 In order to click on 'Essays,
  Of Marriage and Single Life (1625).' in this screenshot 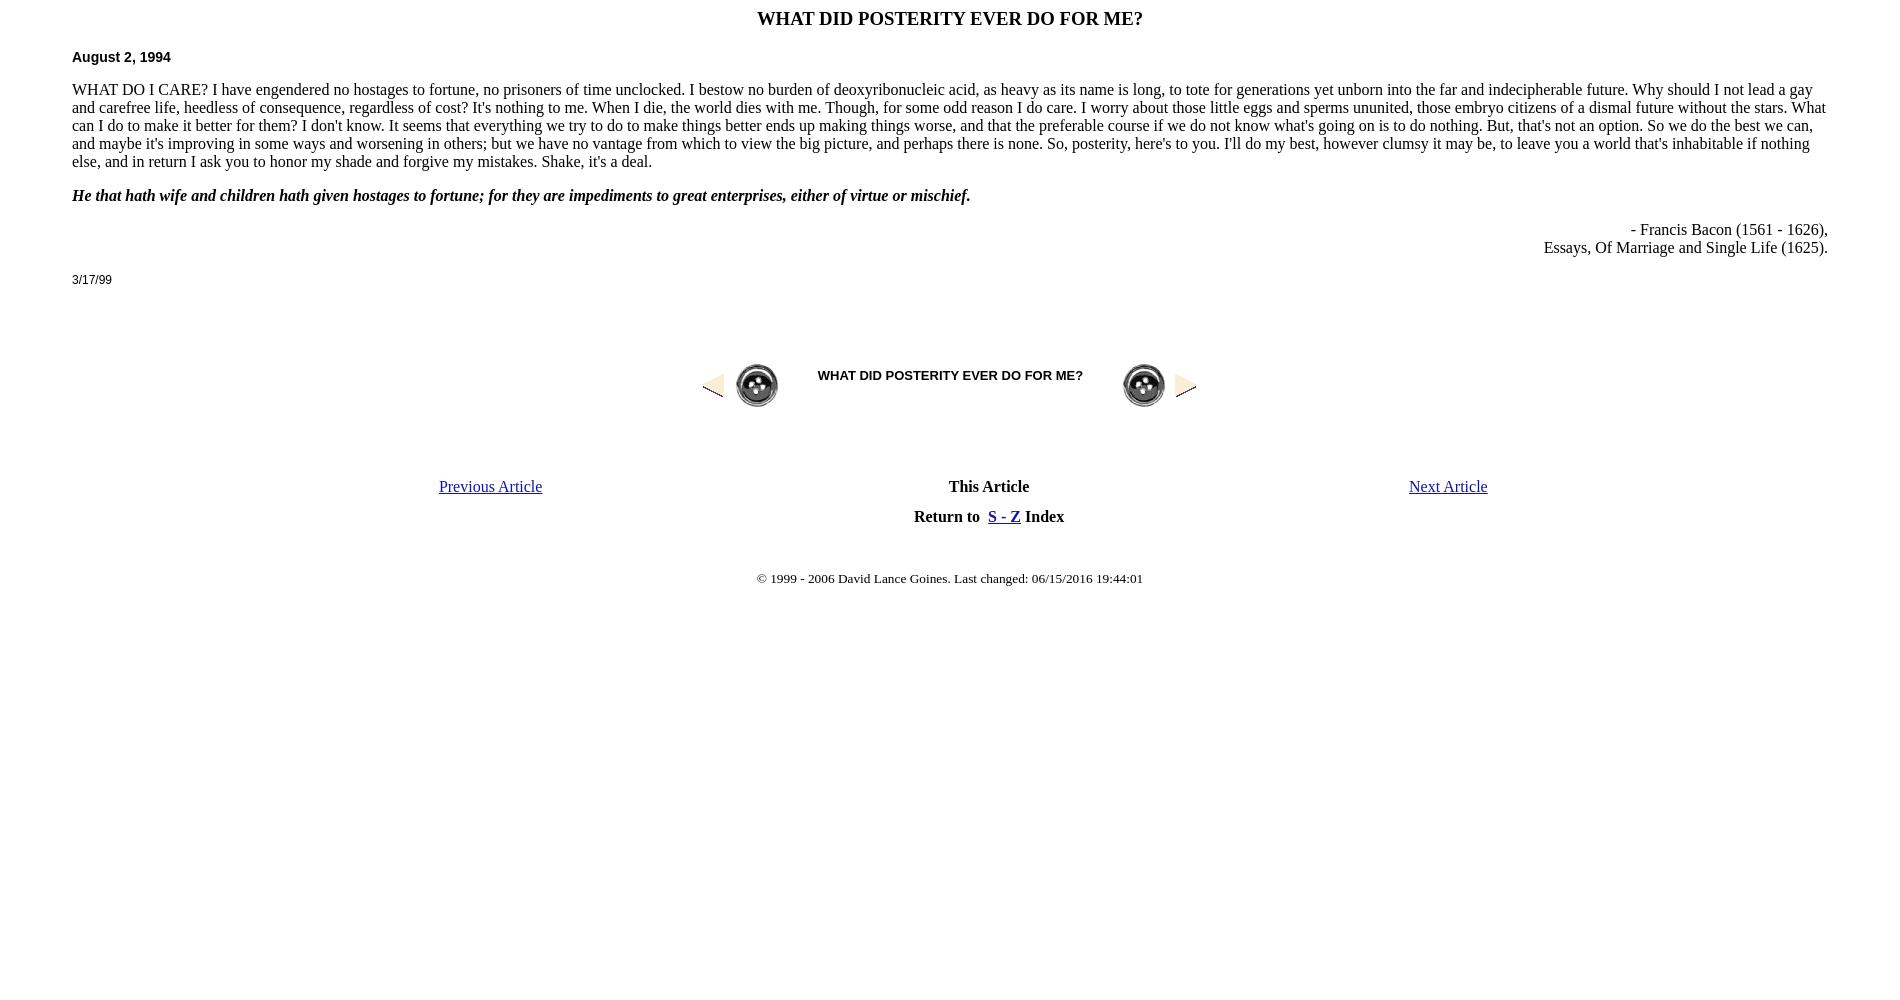, I will do `click(1684, 245)`.